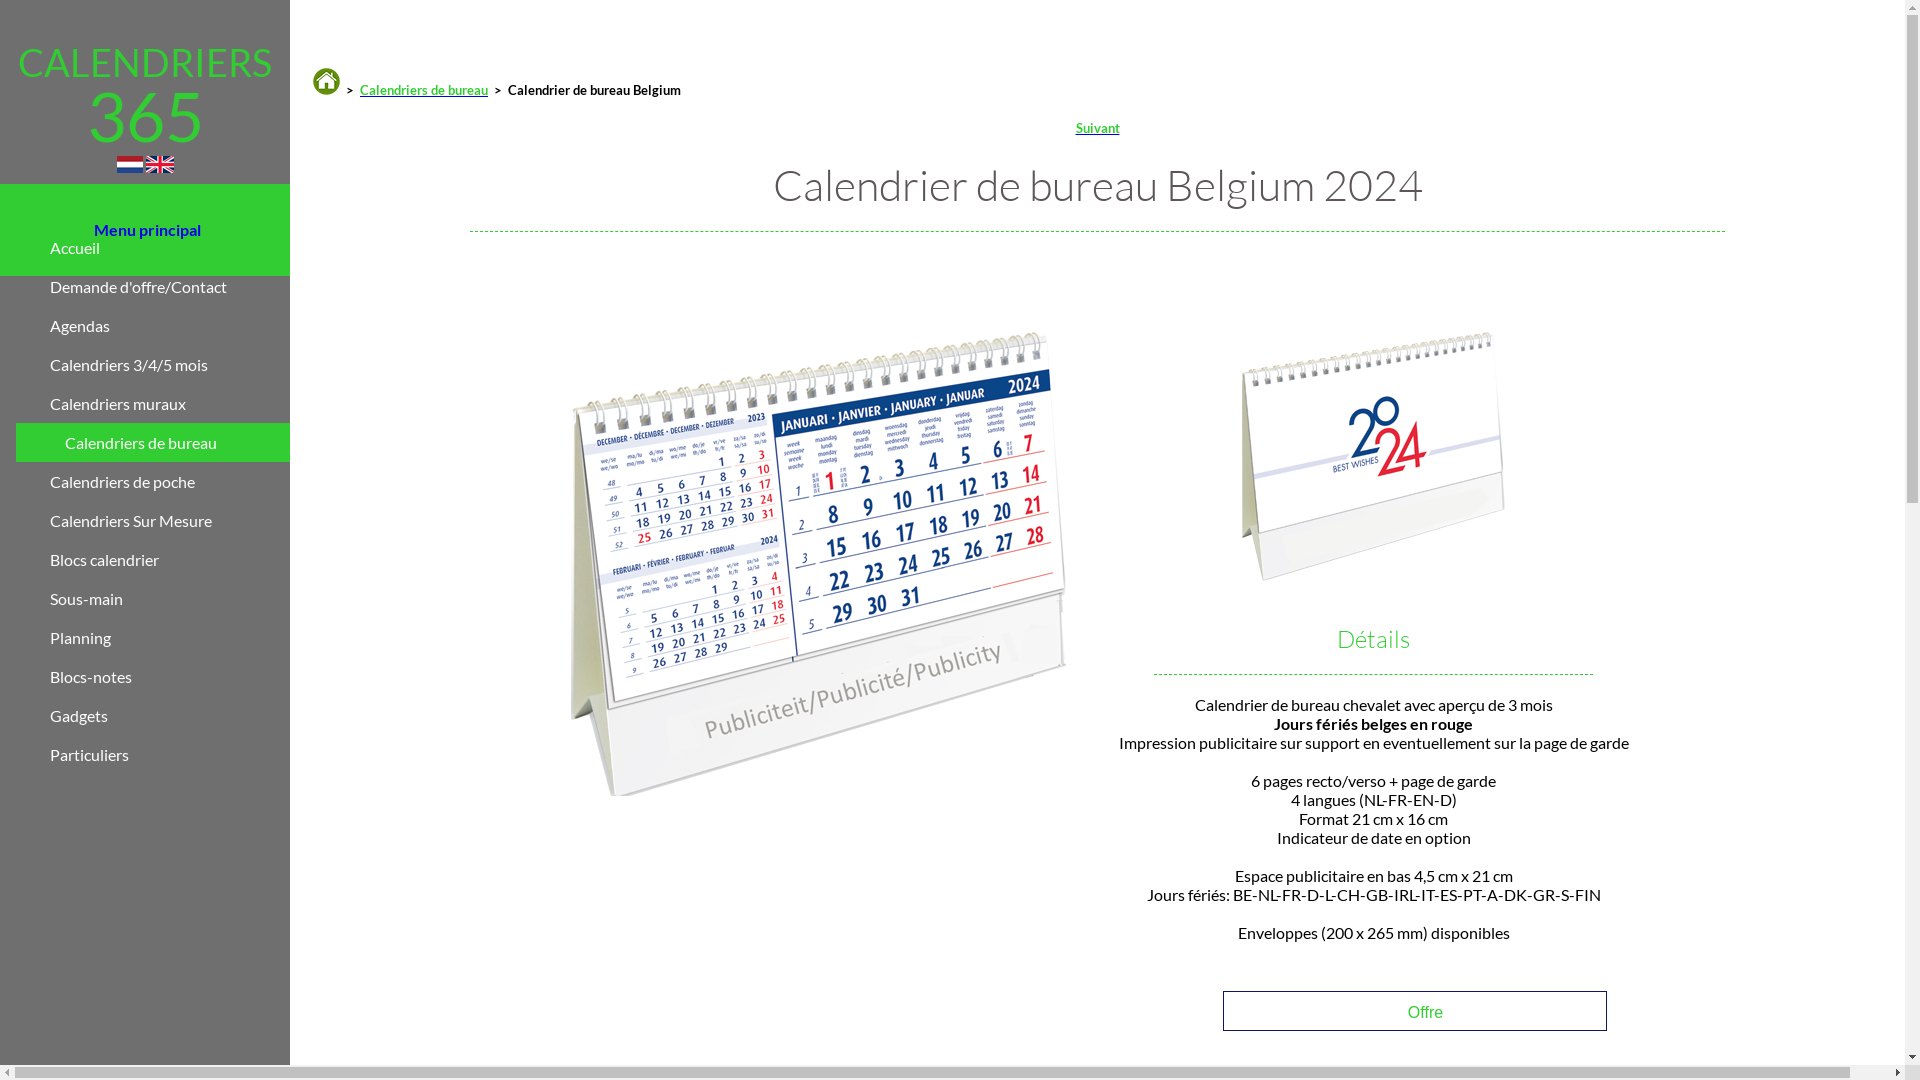  I want to click on 'Calendriers de bureau', so click(15, 441).